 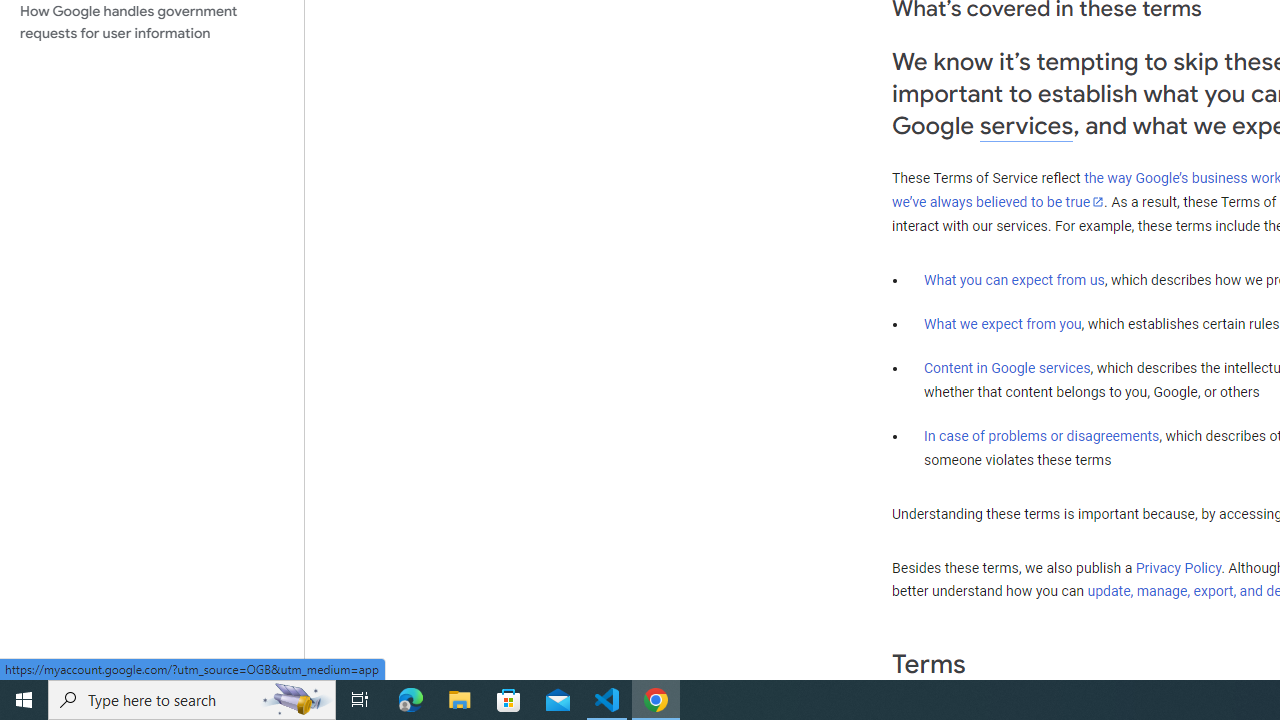 What do you see at coordinates (1007, 368) in the screenshot?
I see `'Content in Google services'` at bounding box center [1007, 368].